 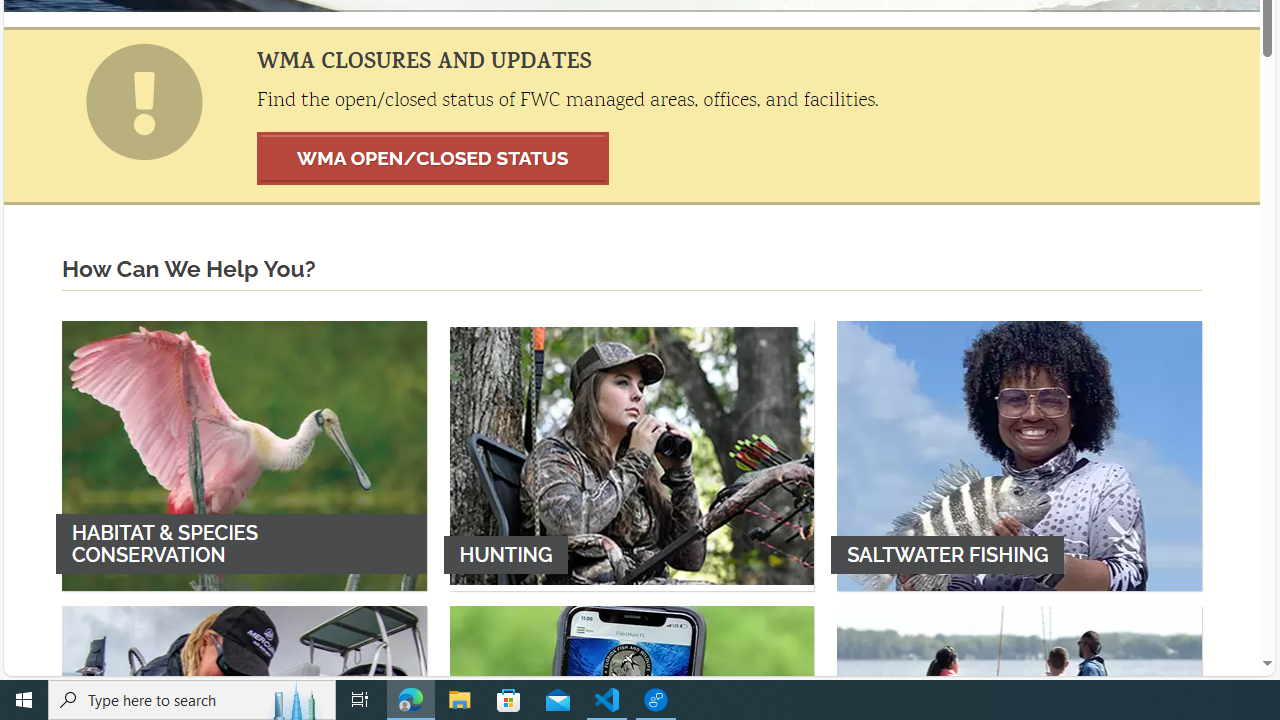 I want to click on 'HABITAT & SPECIES CONSERVATION', so click(x=243, y=455).